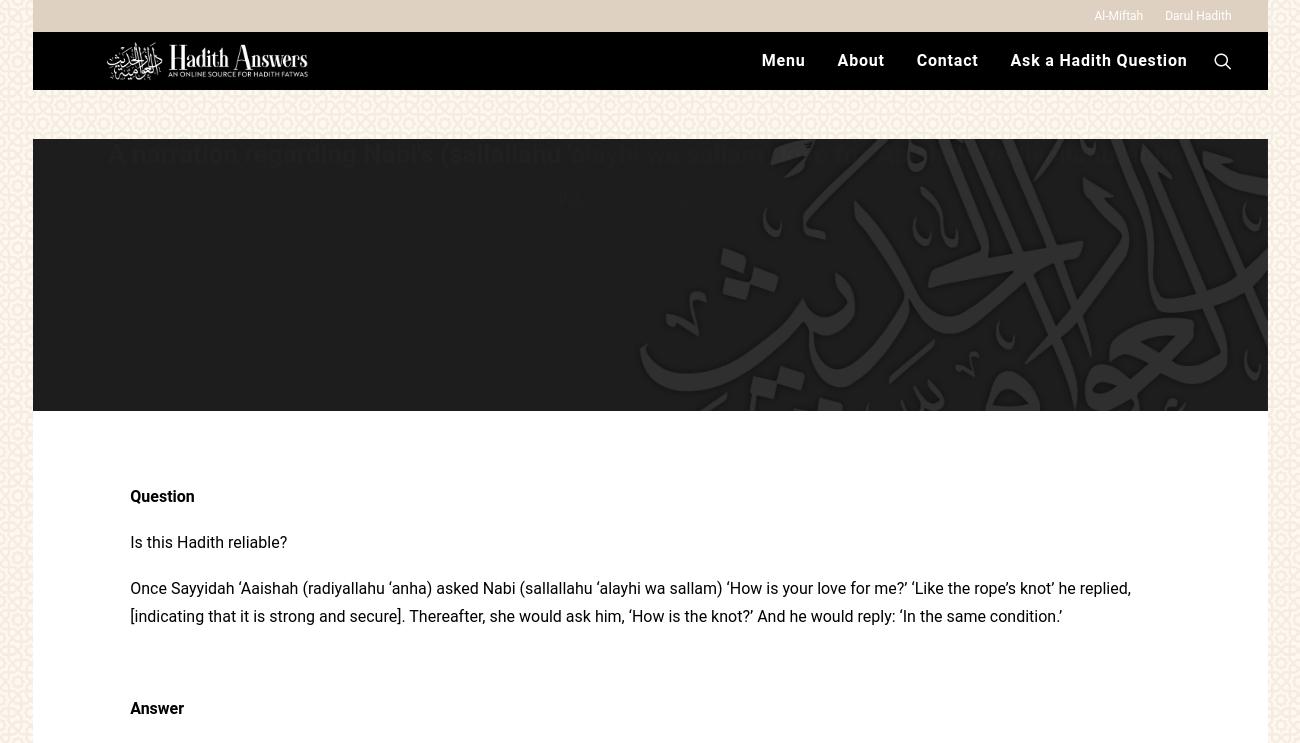 This screenshot has height=743, width=1300. I want to click on 'Published on 22 August 2017', so click(649, 284).